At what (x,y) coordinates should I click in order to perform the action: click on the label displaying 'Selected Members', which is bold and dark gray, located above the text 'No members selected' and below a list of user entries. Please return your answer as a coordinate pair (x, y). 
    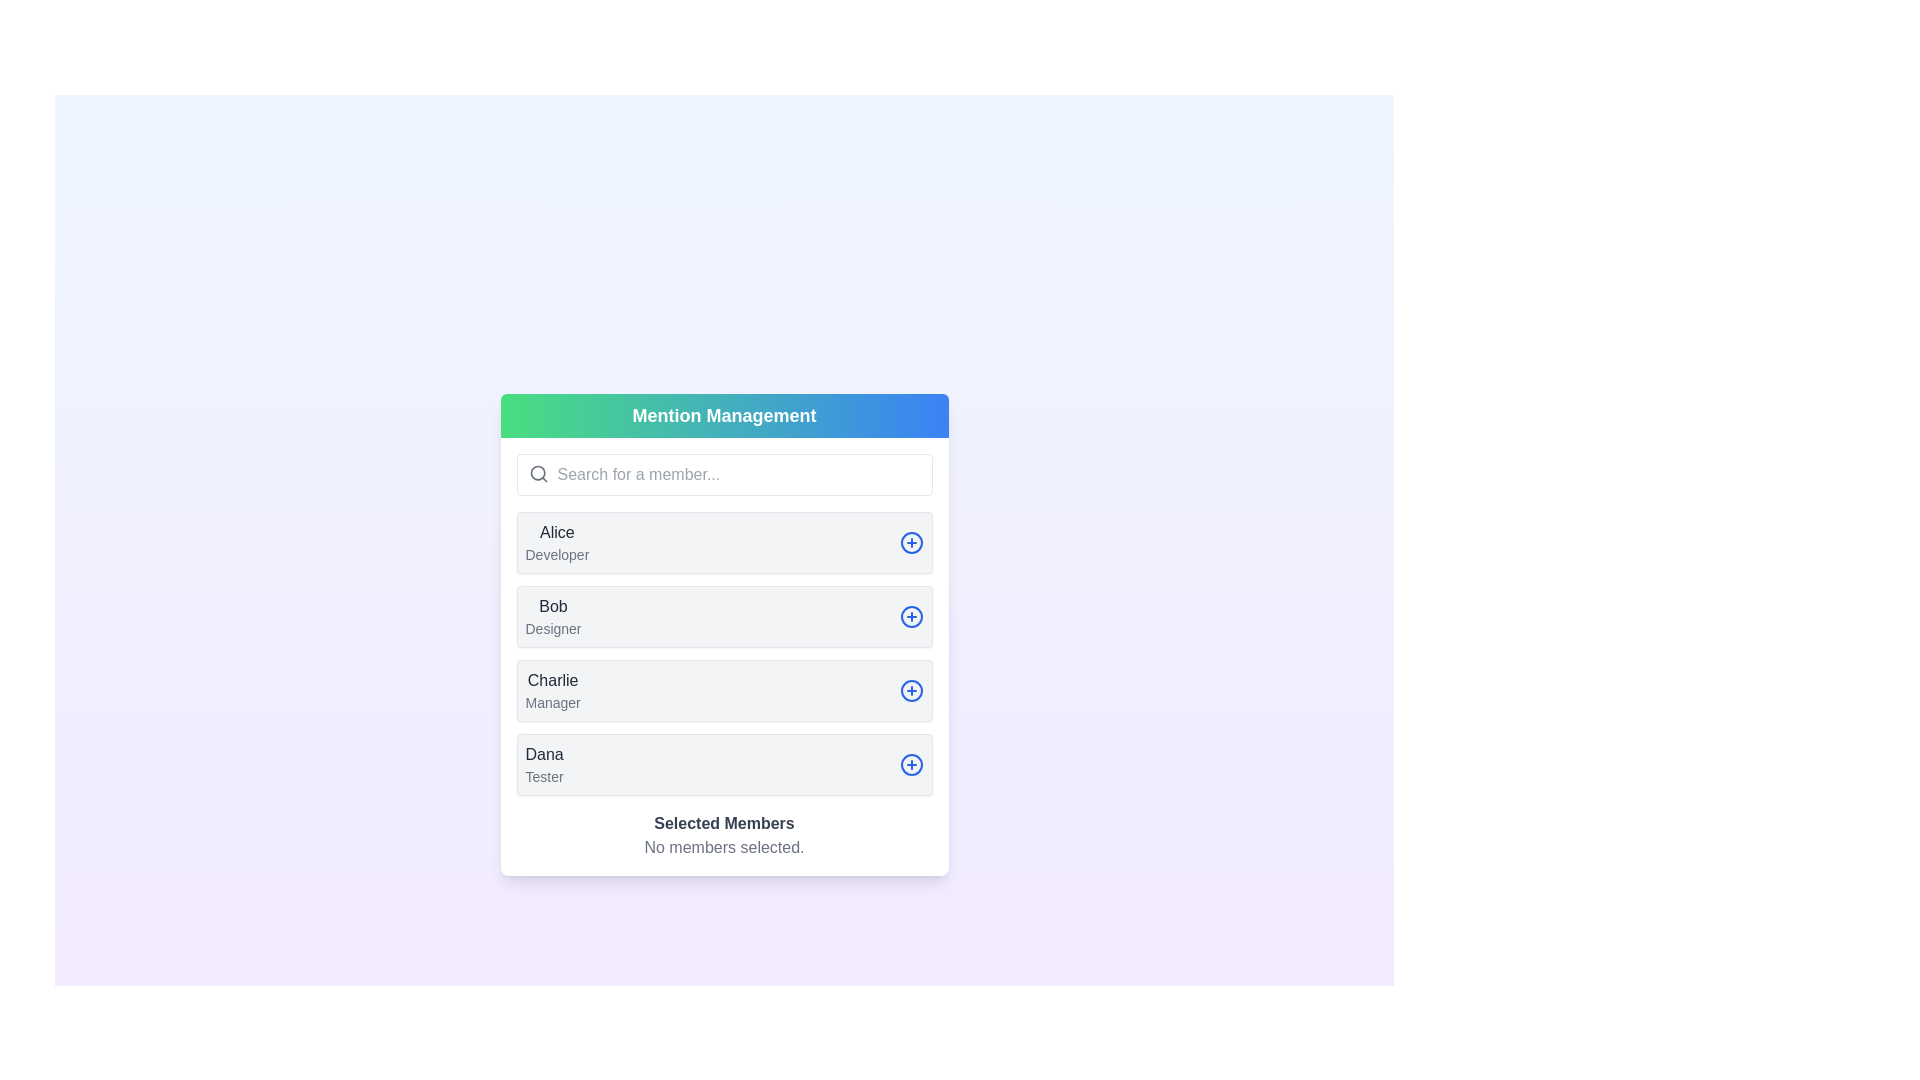
    Looking at the image, I should click on (723, 824).